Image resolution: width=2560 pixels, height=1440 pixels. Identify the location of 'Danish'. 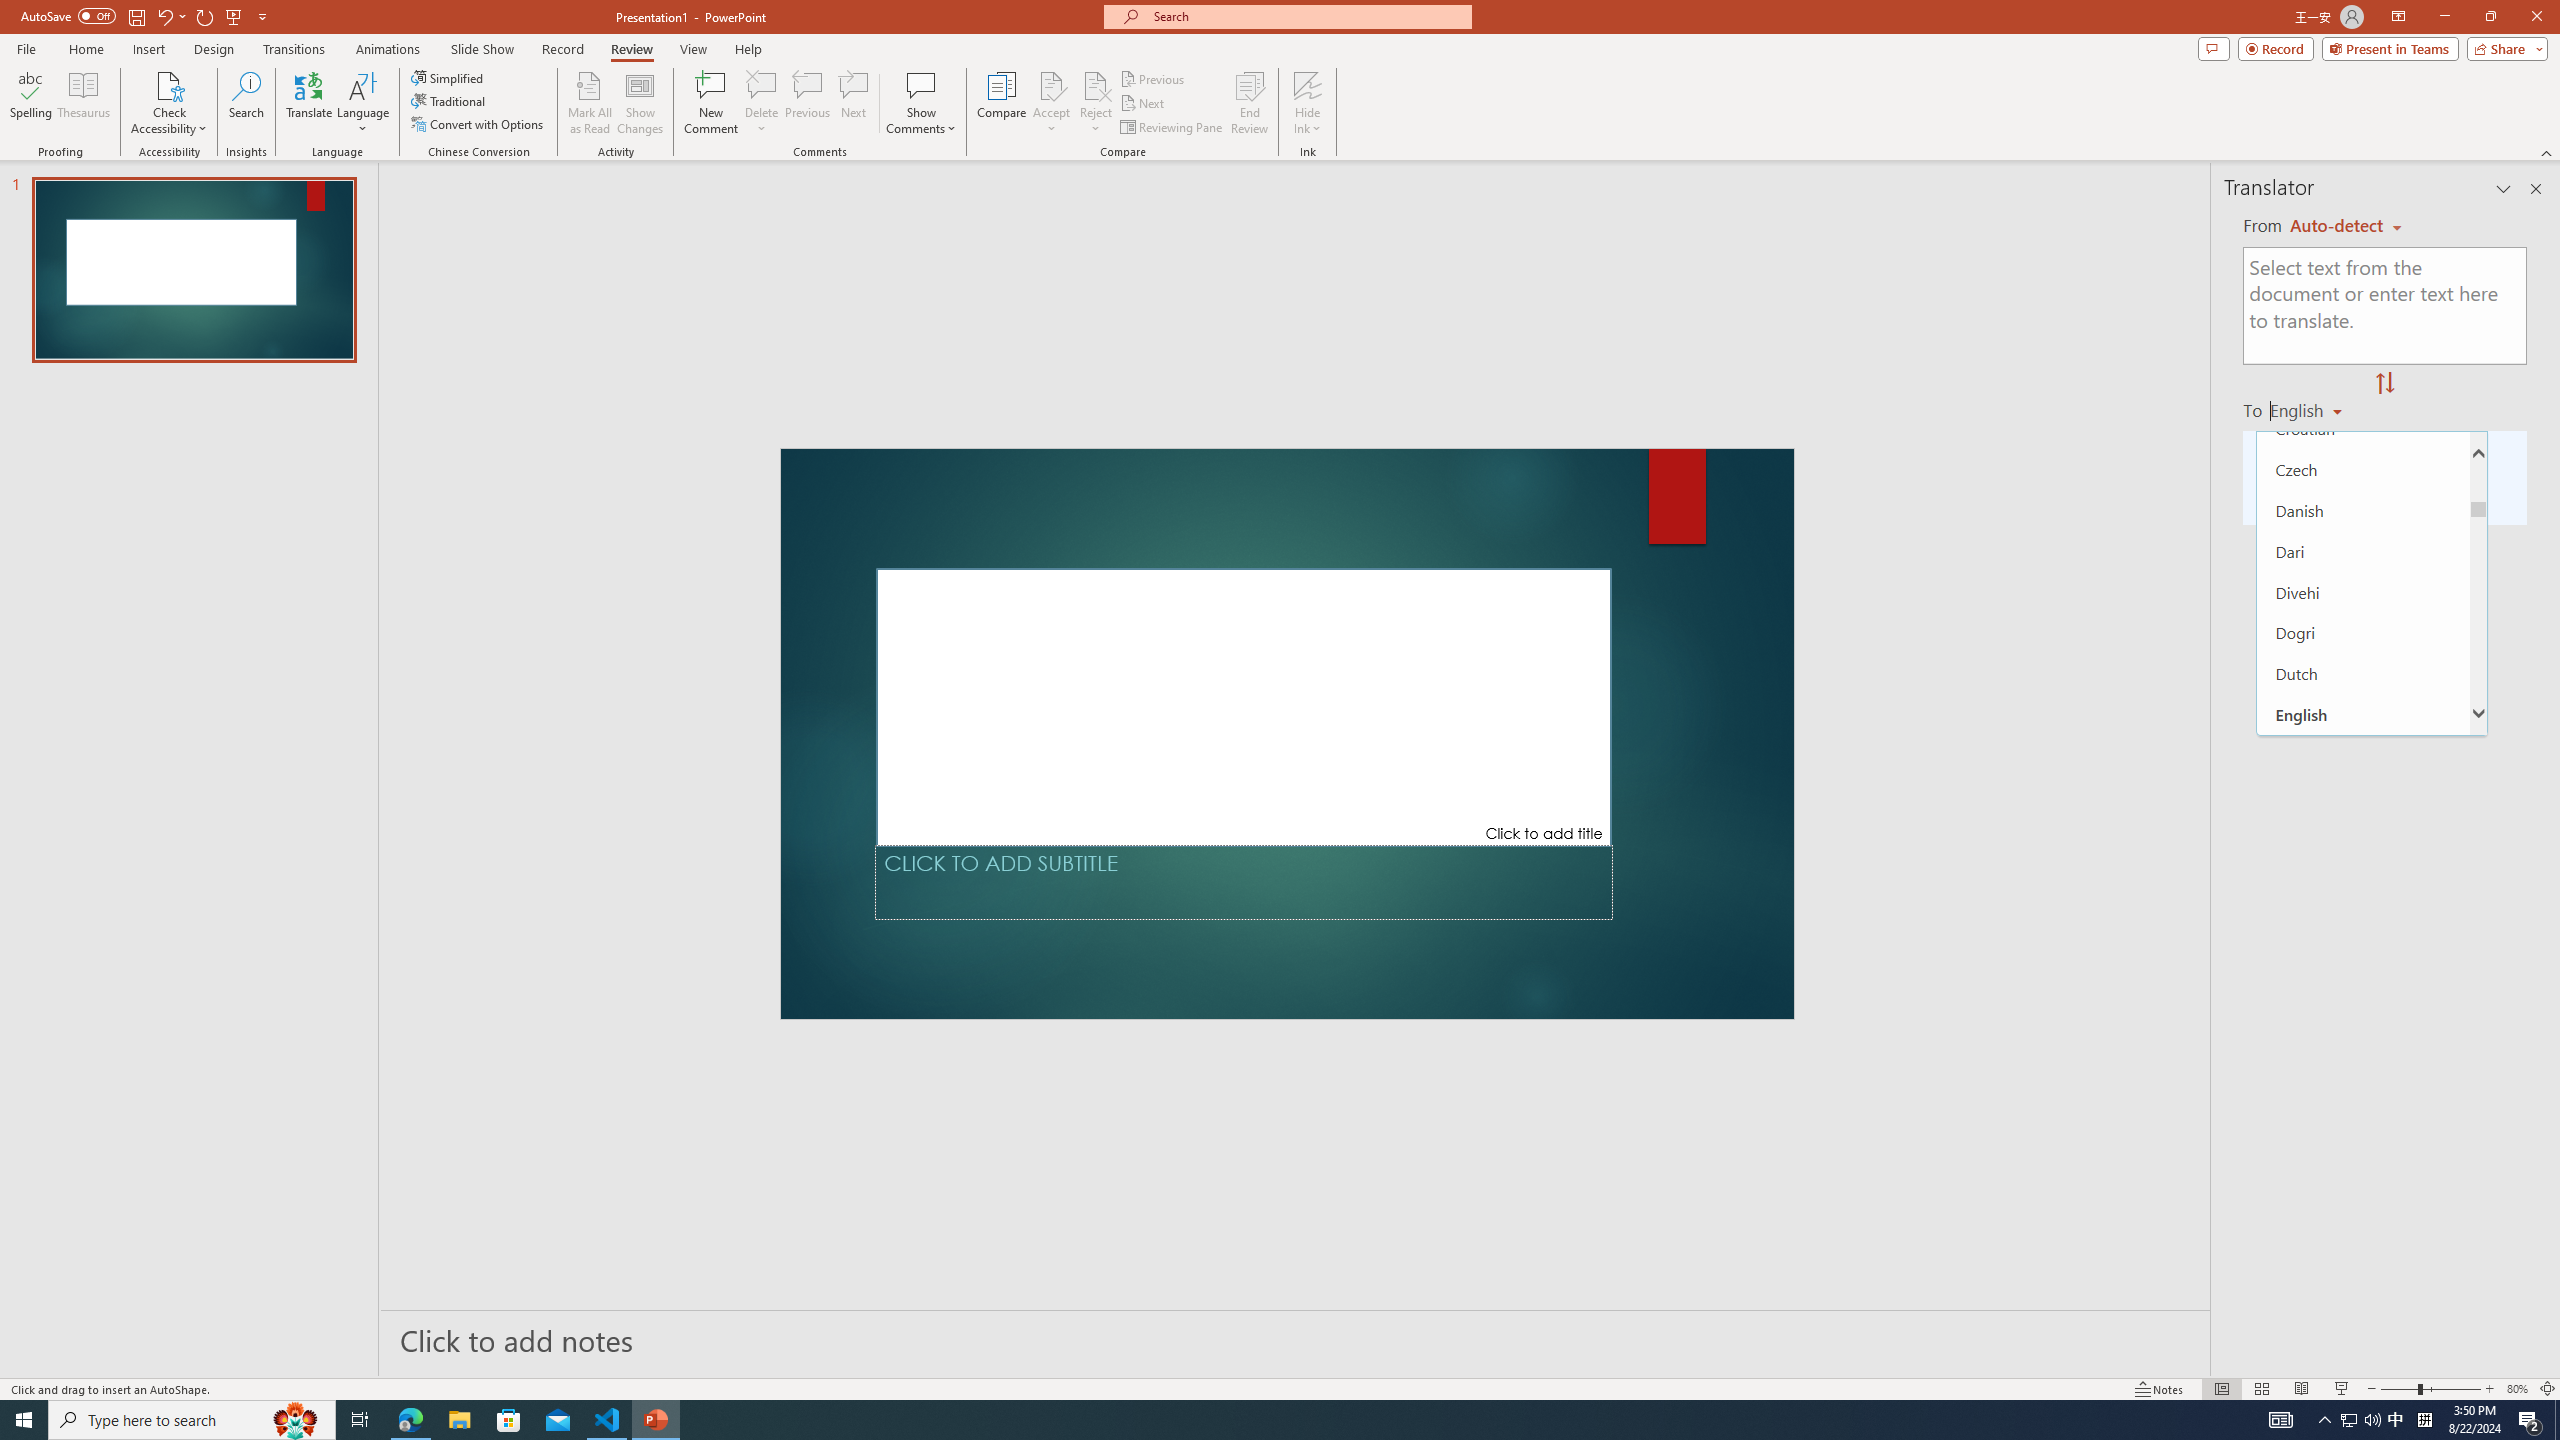
(2364, 509).